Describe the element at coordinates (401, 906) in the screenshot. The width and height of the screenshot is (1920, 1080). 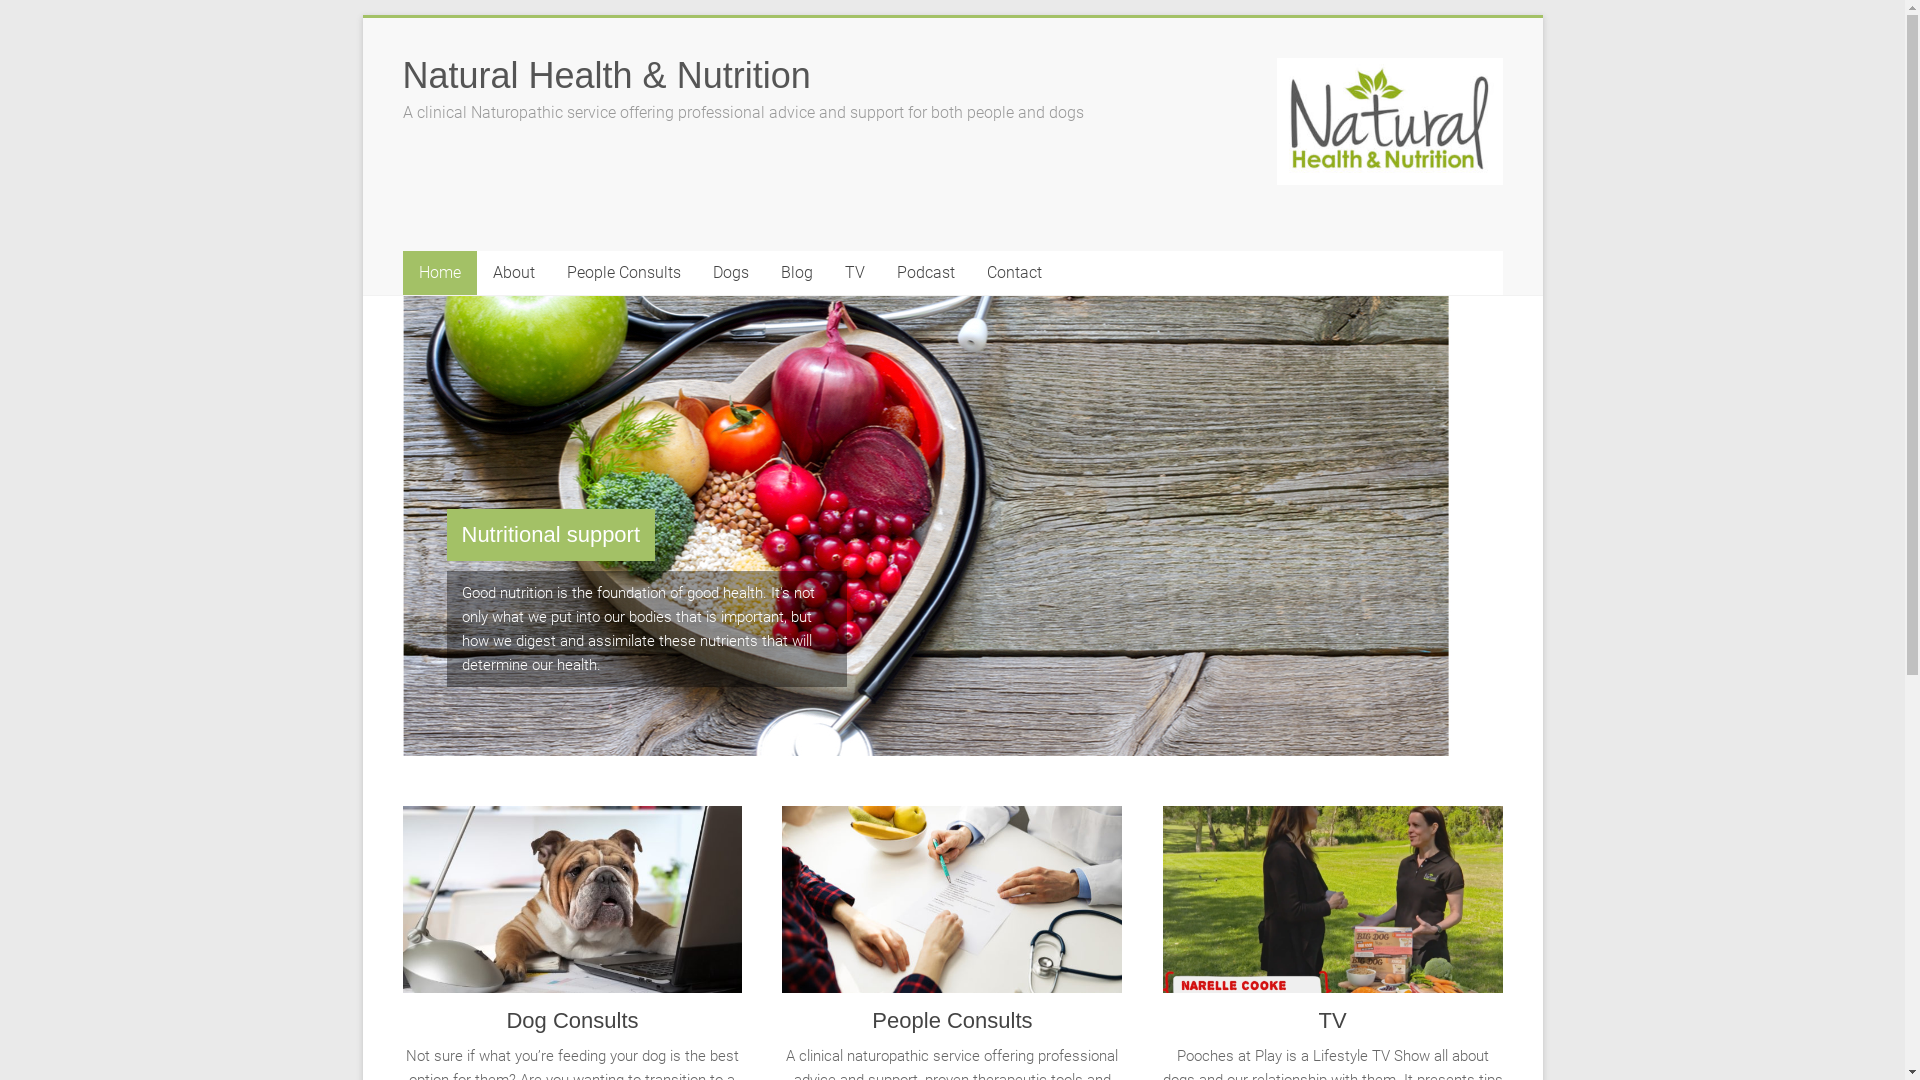
I see `'Dog Consults'` at that location.